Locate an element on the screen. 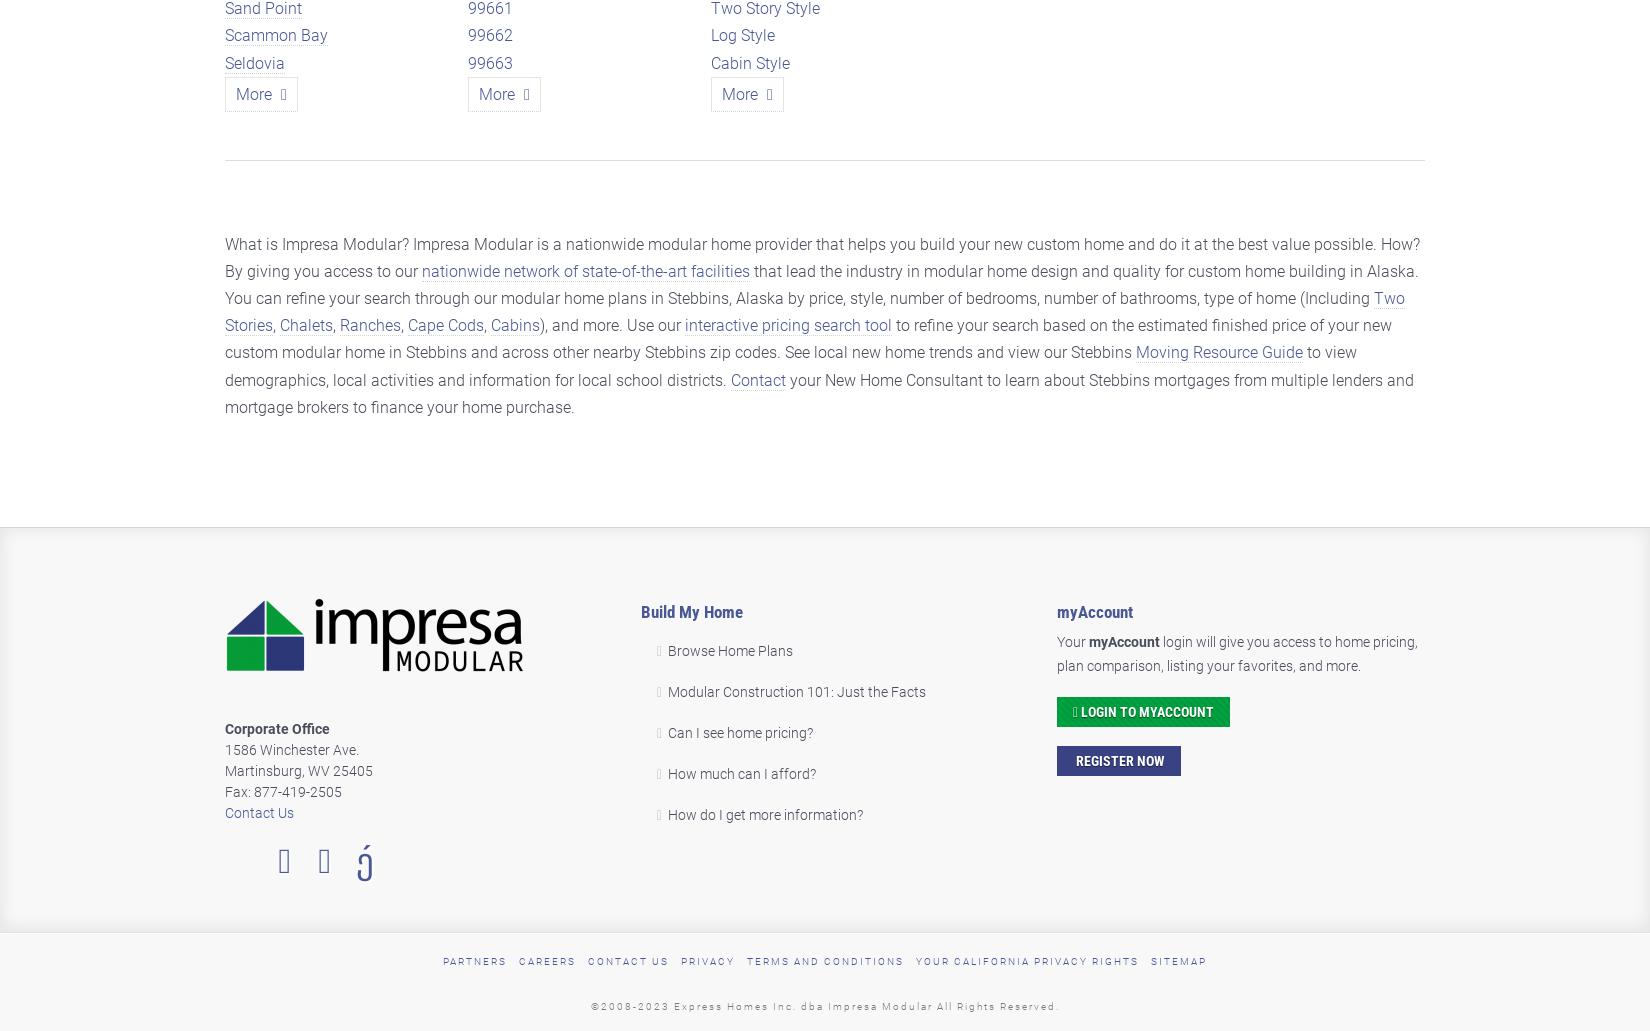  'Browse Home Plans' is located at coordinates (728, 650).